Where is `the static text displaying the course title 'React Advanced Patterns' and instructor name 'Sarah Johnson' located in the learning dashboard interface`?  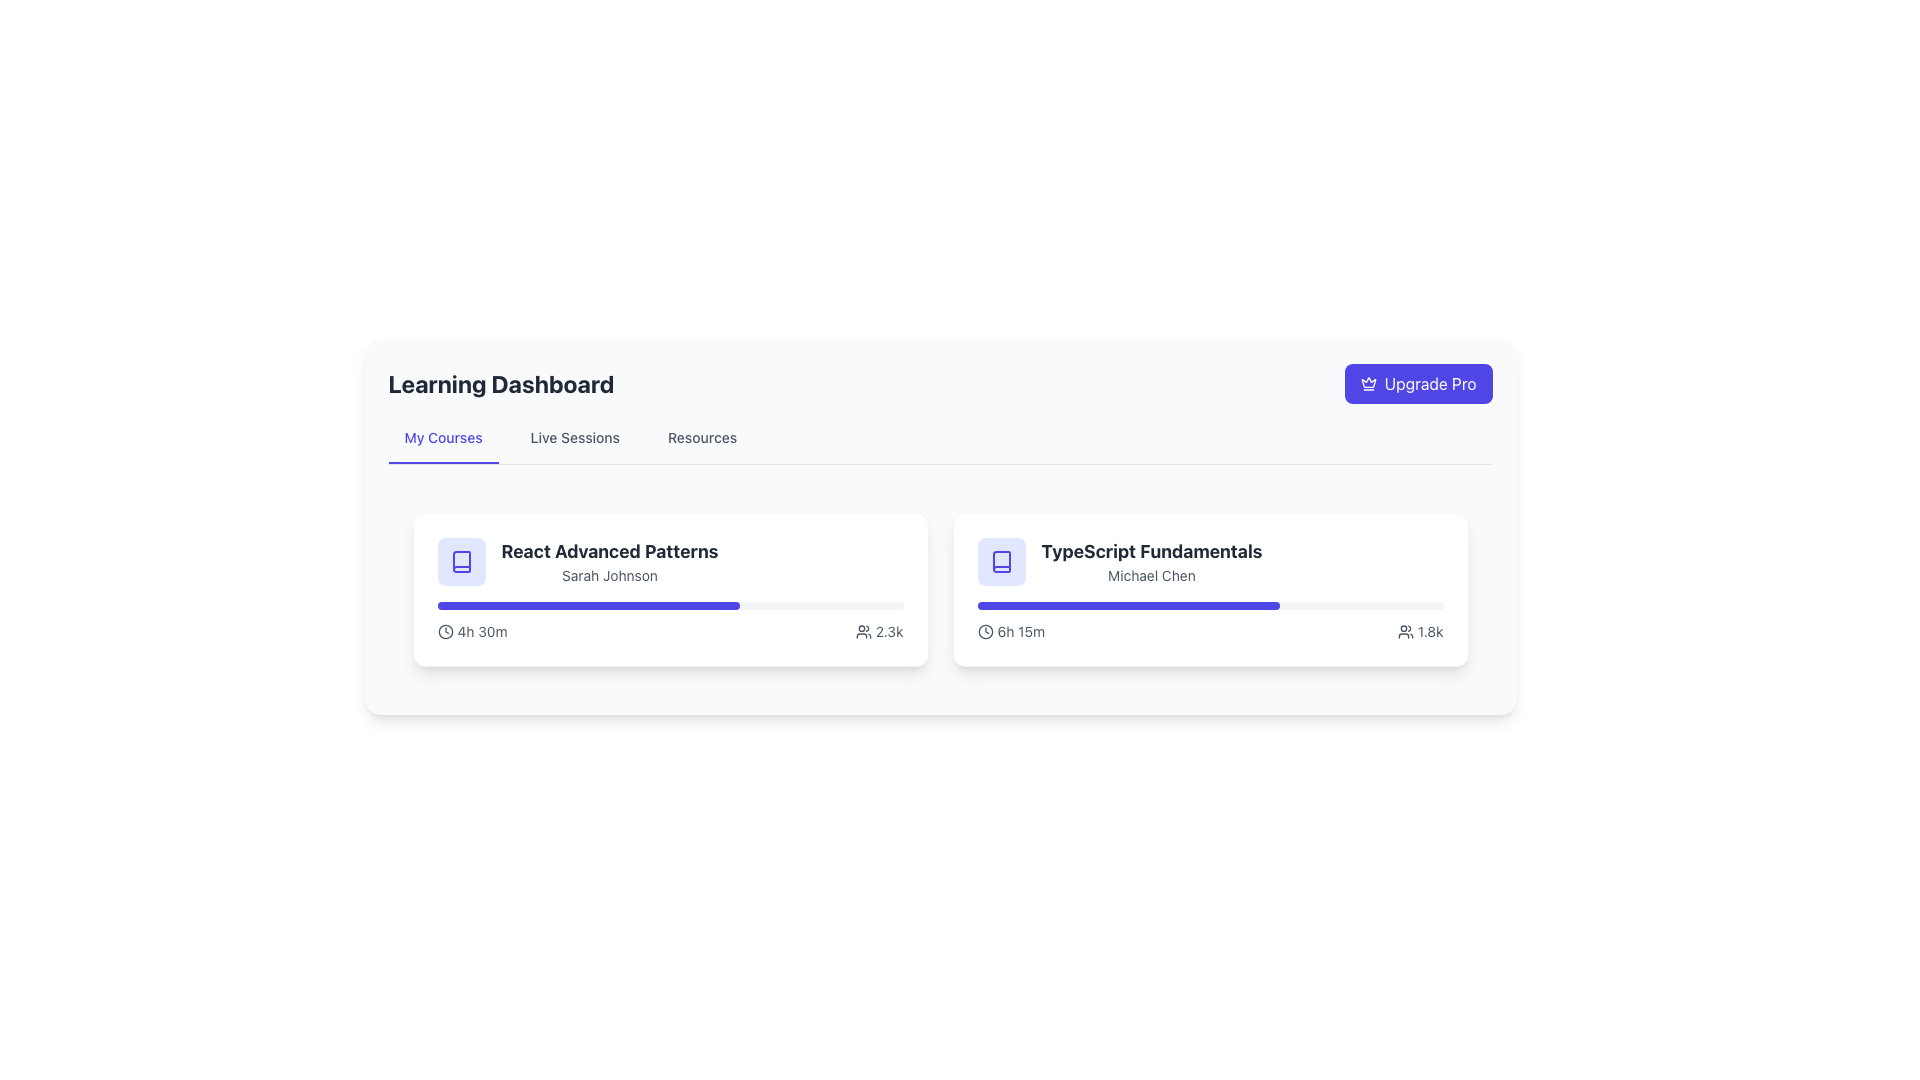
the static text displaying the course title 'React Advanced Patterns' and instructor name 'Sarah Johnson' located in the learning dashboard interface is located at coordinates (608, 562).